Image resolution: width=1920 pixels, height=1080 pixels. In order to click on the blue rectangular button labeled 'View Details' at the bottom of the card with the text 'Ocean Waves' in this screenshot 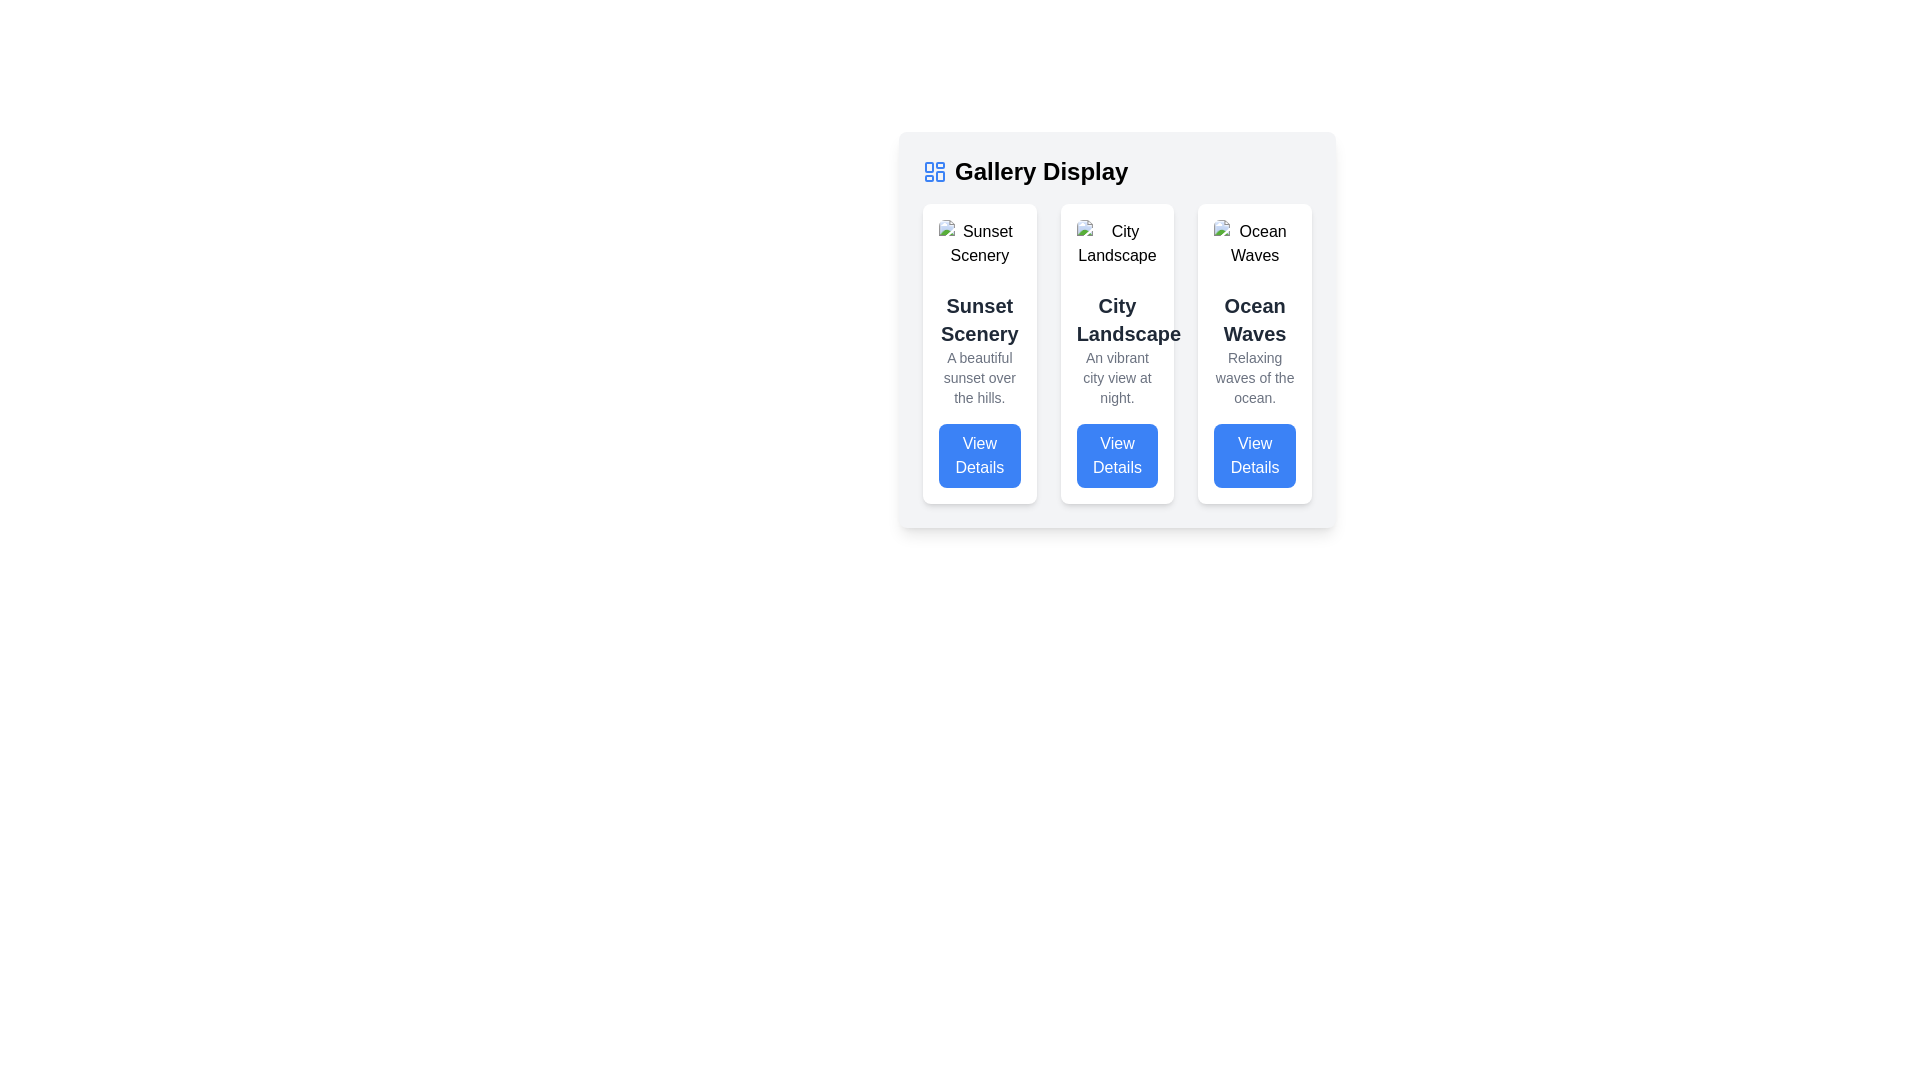, I will do `click(1254, 455)`.